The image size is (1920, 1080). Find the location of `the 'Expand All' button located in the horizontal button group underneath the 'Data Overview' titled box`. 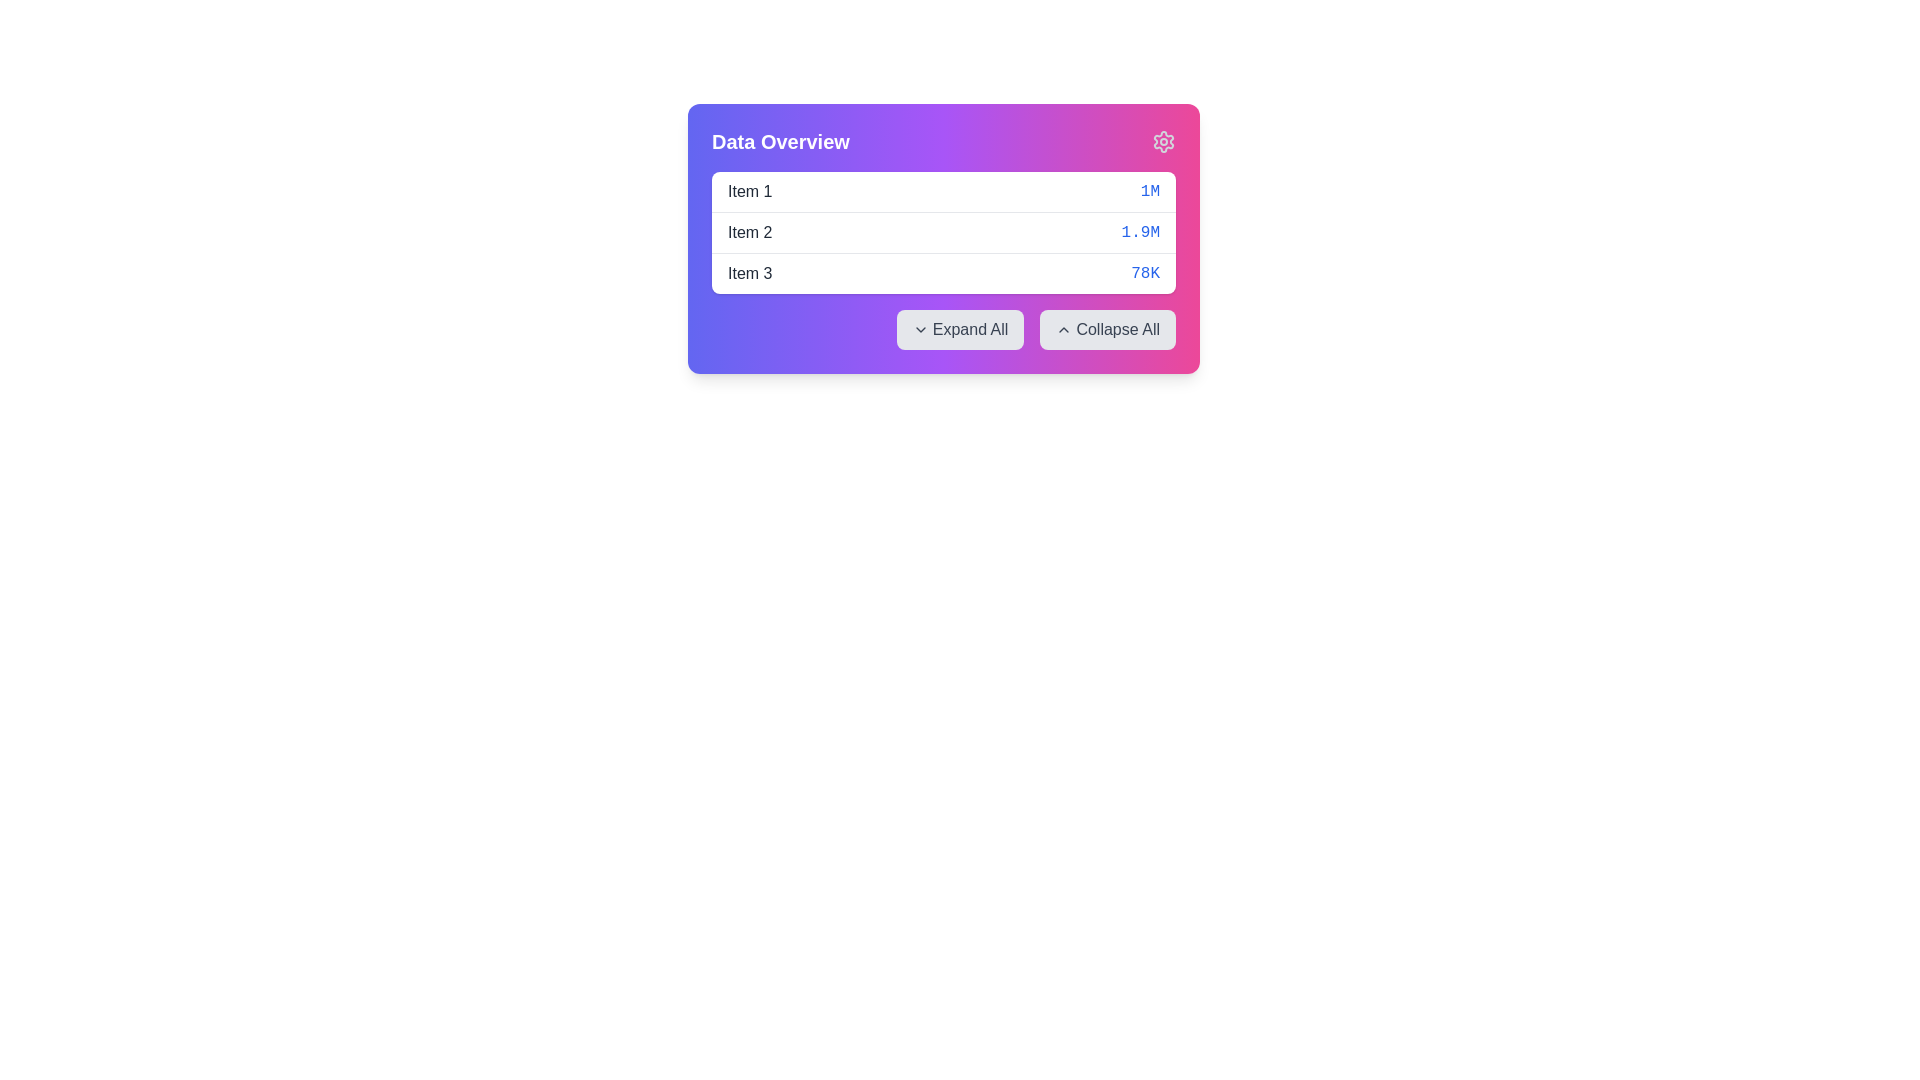

the 'Expand All' button located in the horizontal button group underneath the 'Data Overview' titled box is located at coordinates (960, 329).